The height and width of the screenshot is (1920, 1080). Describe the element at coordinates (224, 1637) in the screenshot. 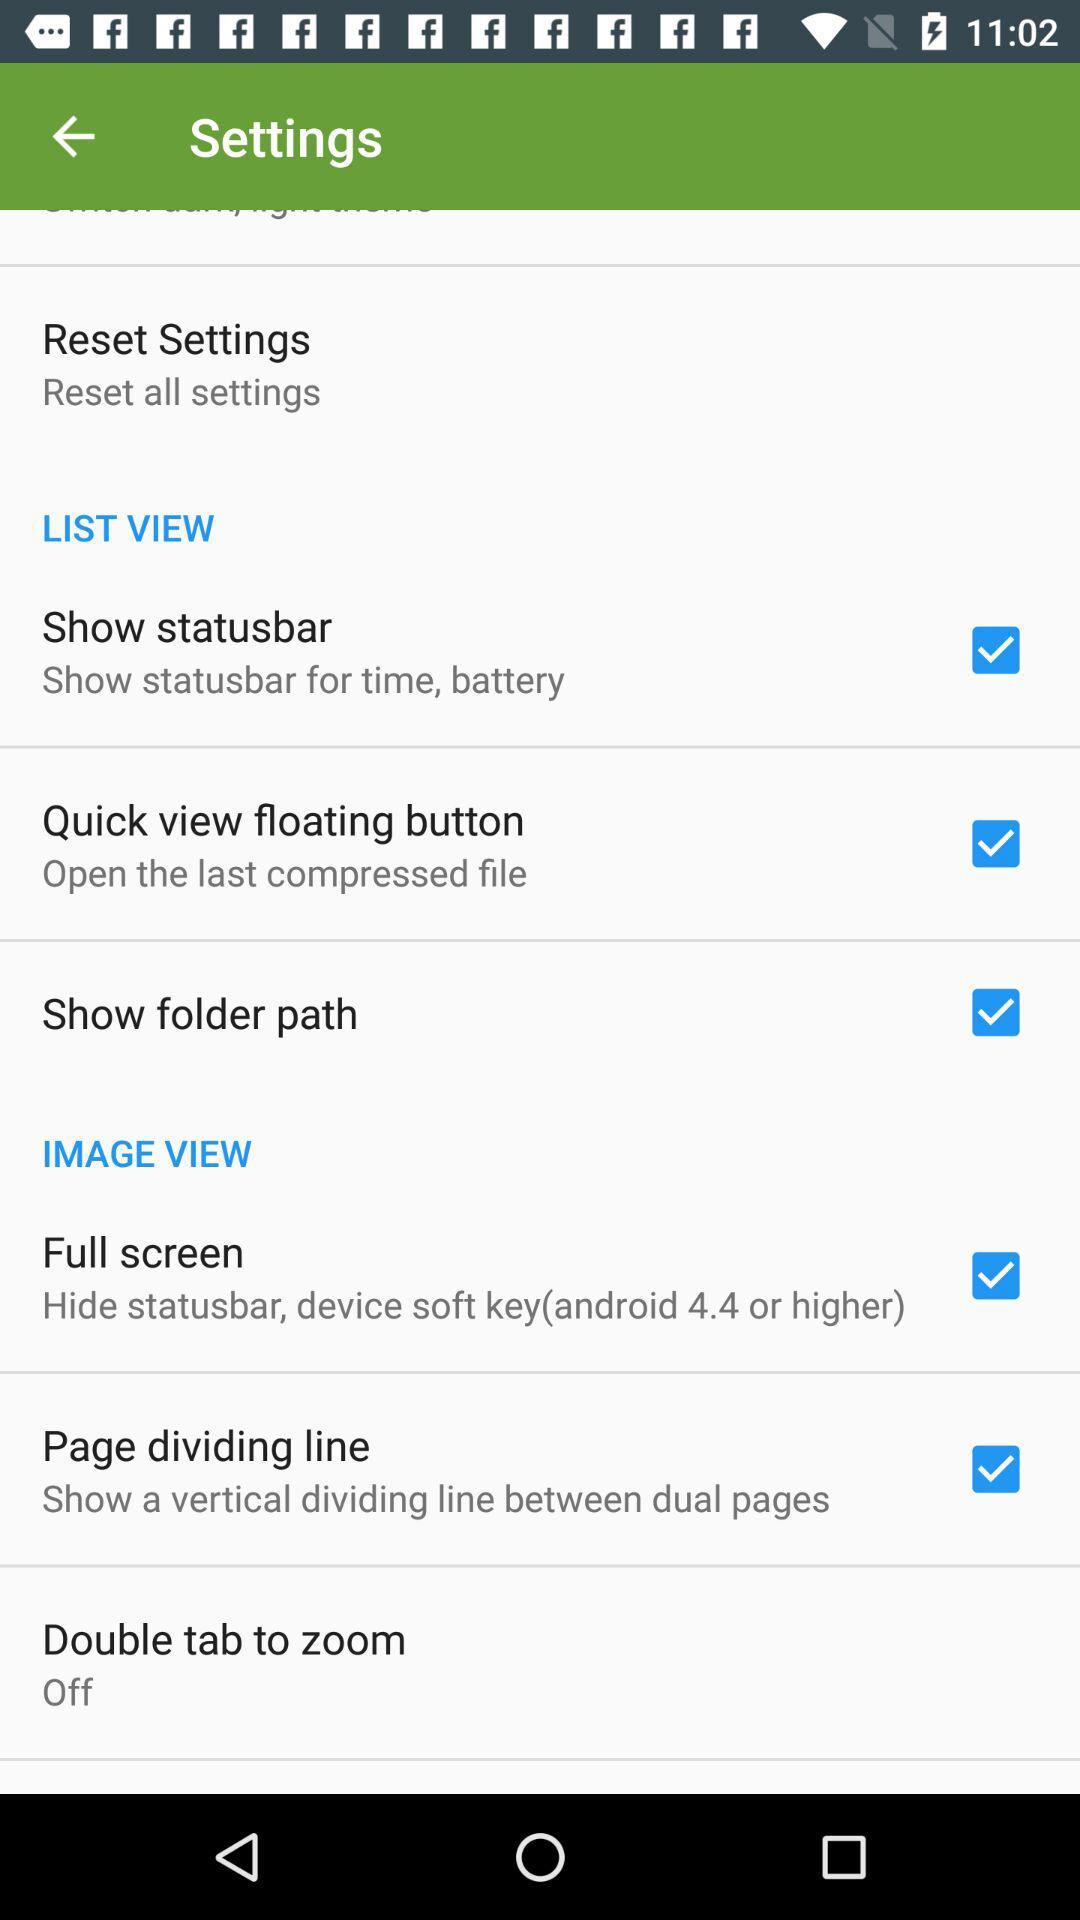

I see `double tab to icon` at that location.